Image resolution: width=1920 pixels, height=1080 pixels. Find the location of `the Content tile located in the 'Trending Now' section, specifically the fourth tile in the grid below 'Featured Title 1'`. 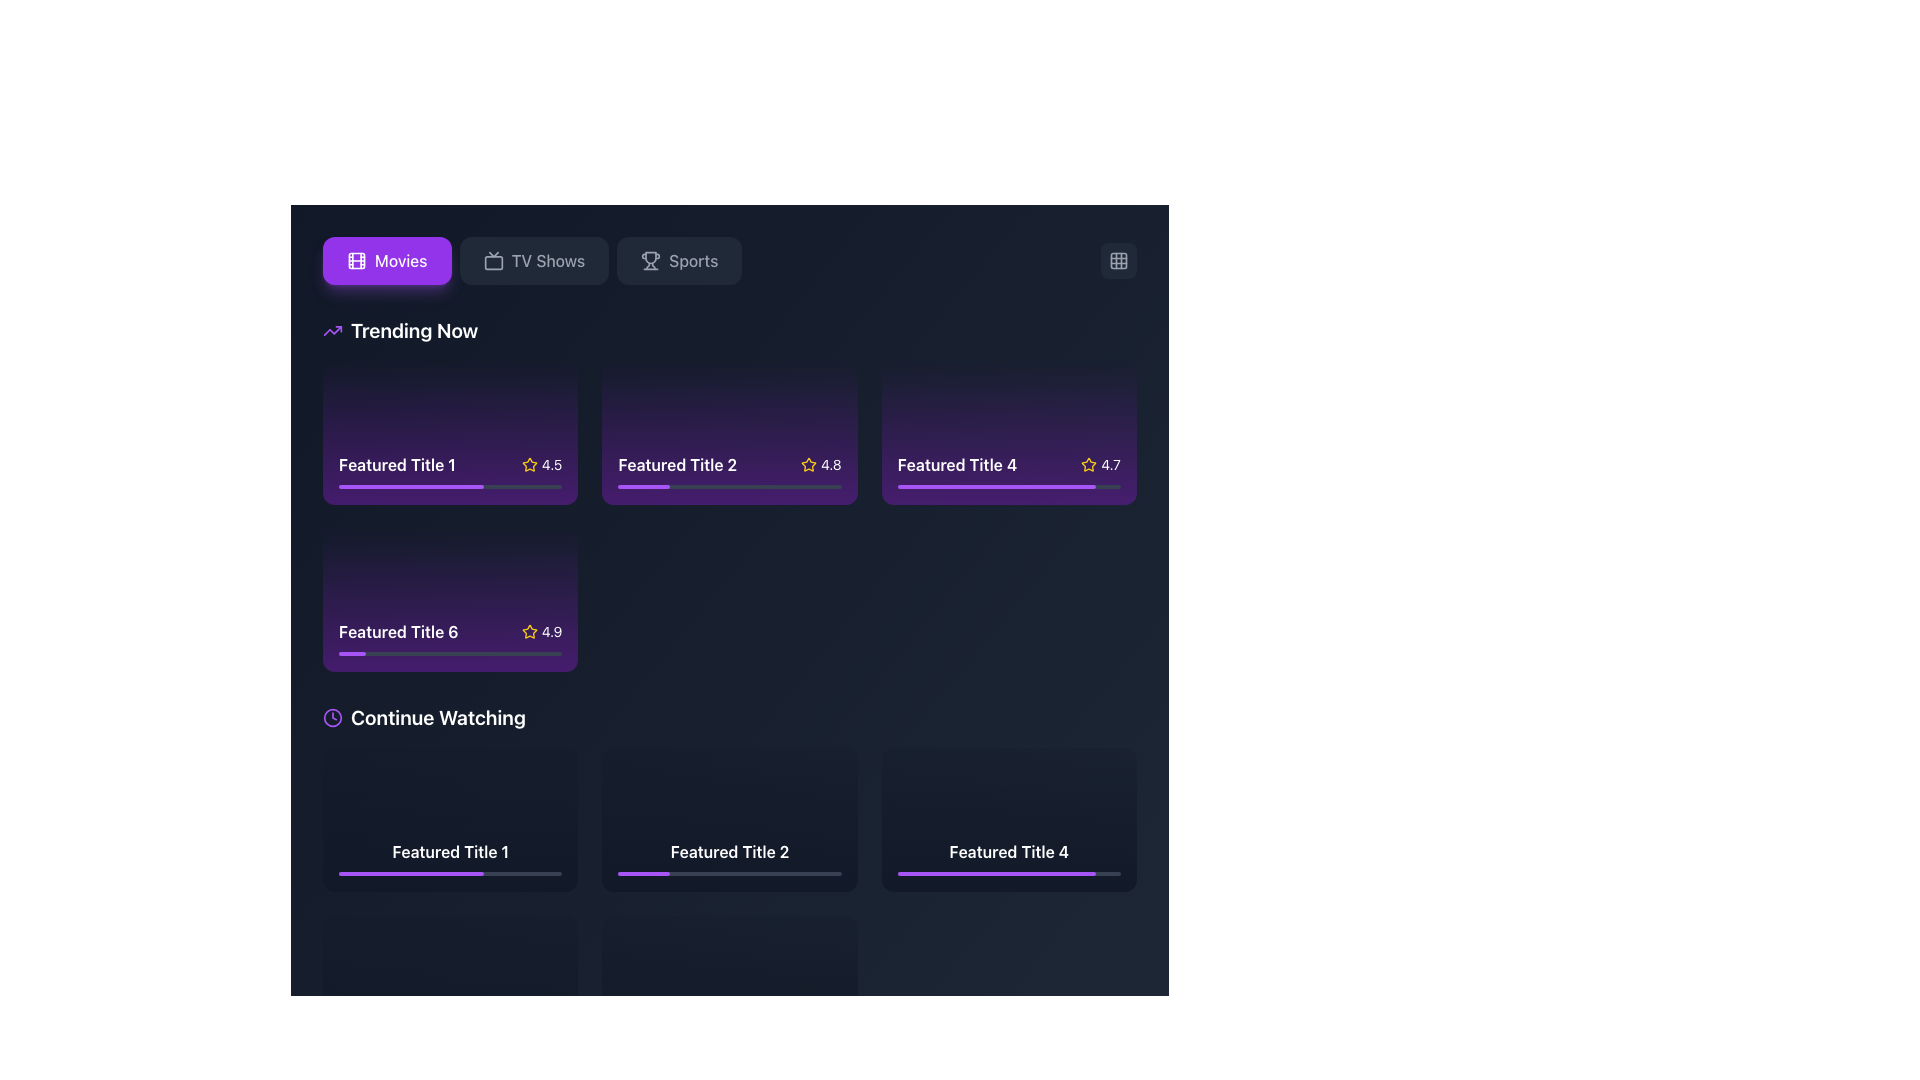

the Content tile located in the 'Trending Now' section, specifically the fourth tile in the grid below 'Featured Title 1' is located at coordinates (449, 599).